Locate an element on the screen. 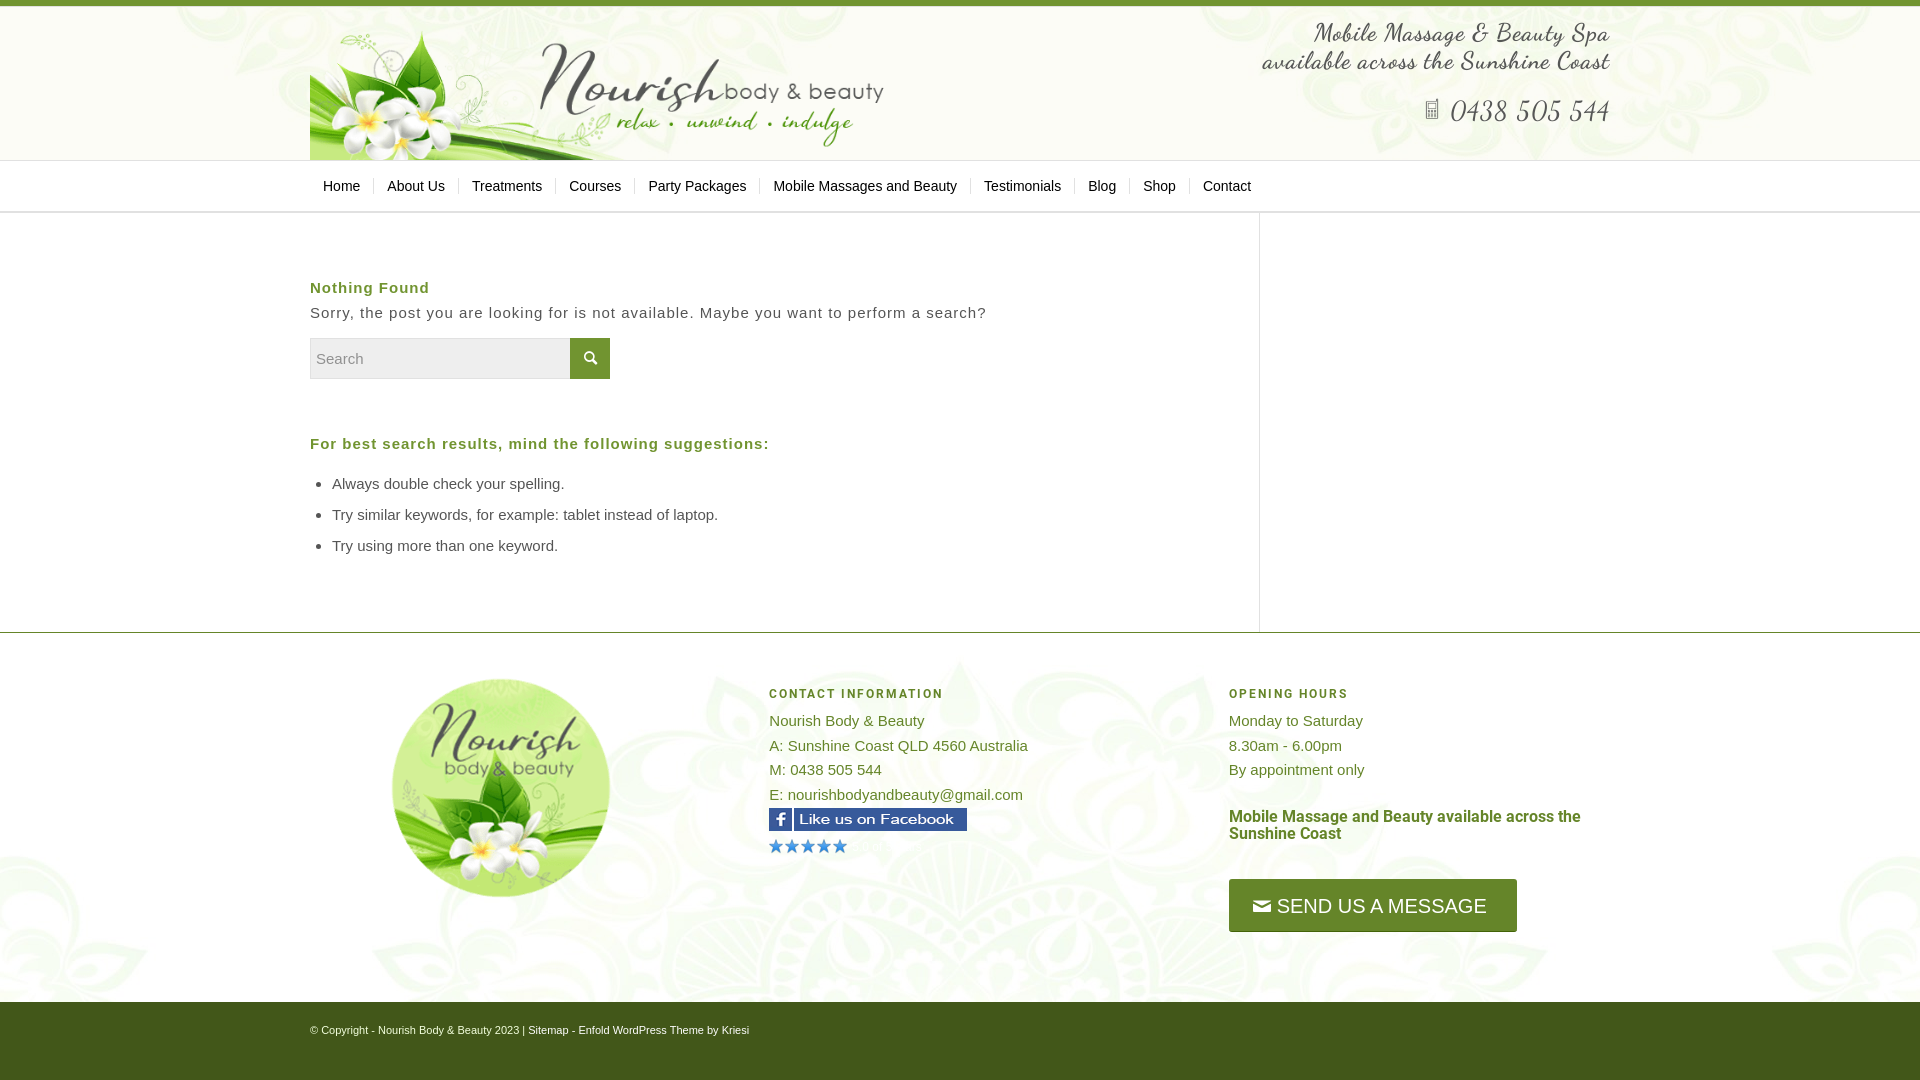 The image size is (1920, 1080). 'Party Packages' is located at coordinates (632, 185).